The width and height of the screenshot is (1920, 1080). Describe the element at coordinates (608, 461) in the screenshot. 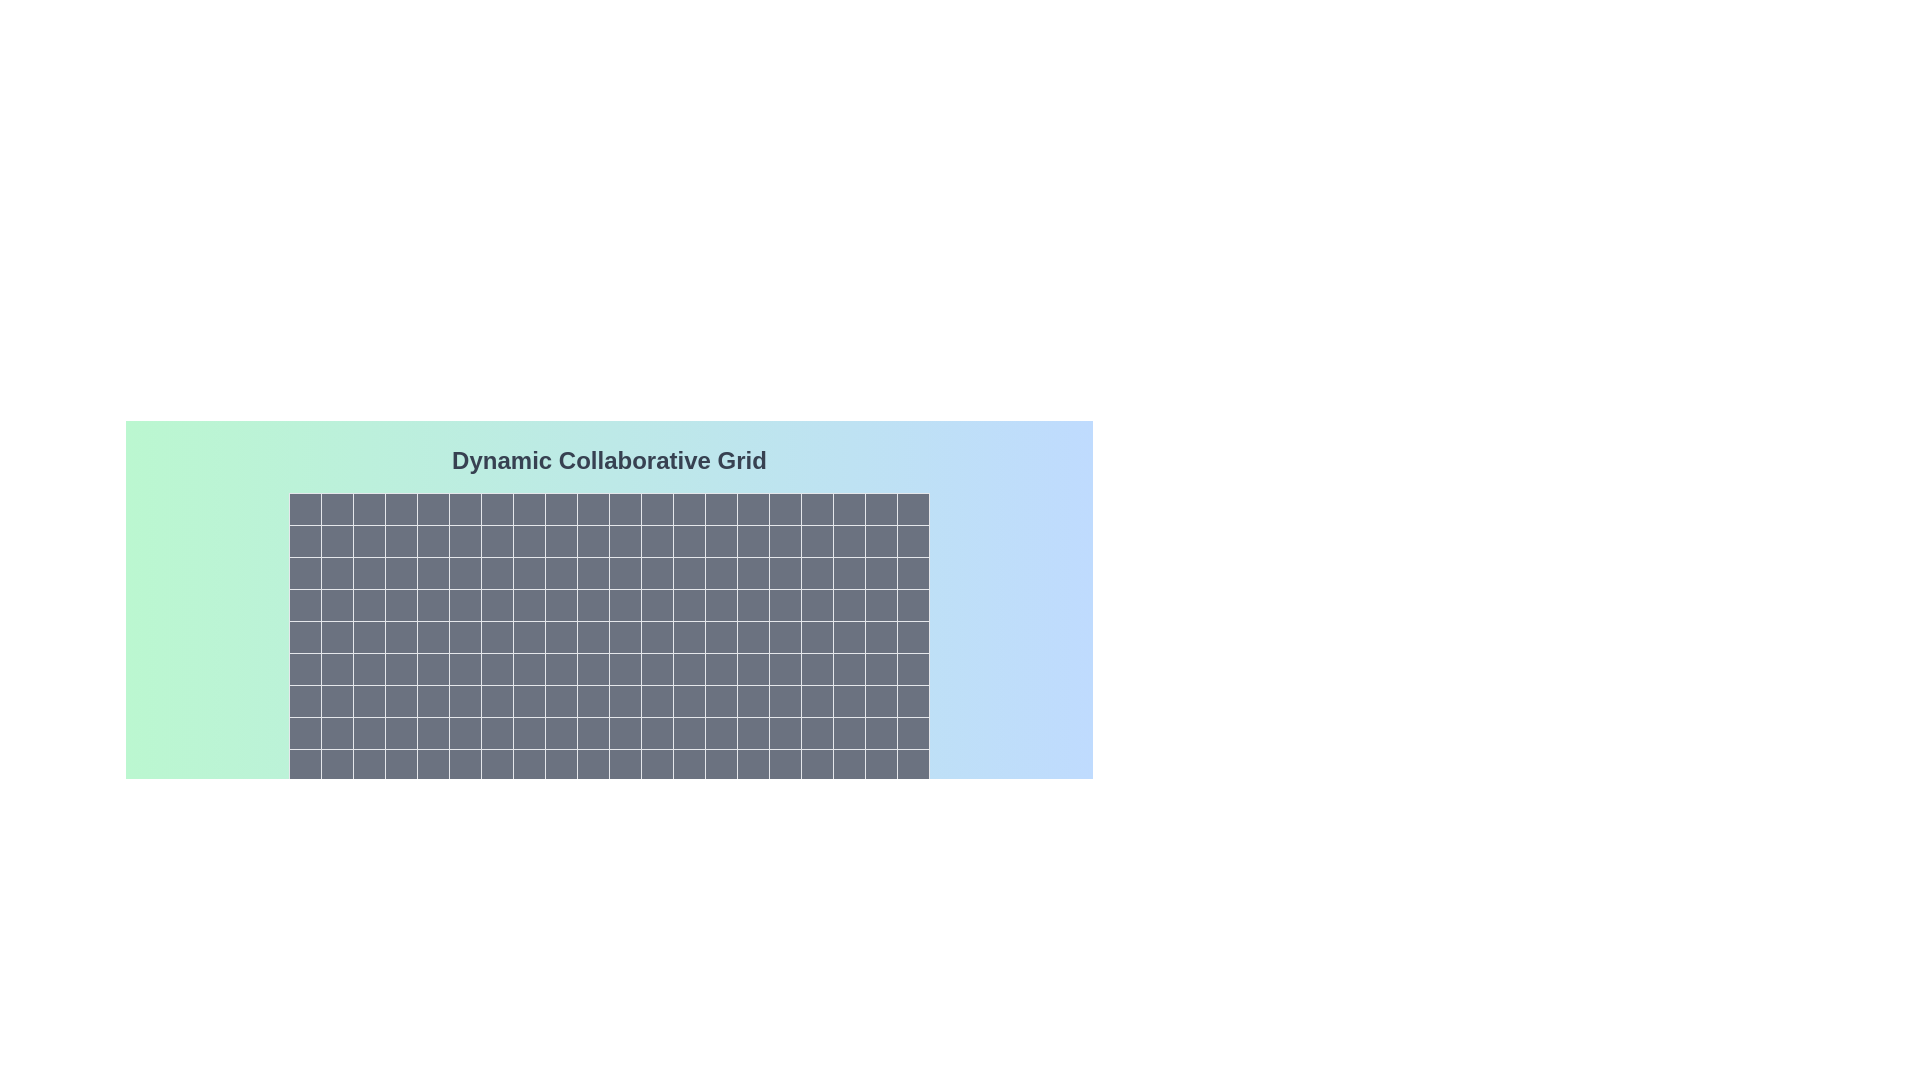

I see `the grid title text 'Dynamic Collaborative Grid'` at that location.